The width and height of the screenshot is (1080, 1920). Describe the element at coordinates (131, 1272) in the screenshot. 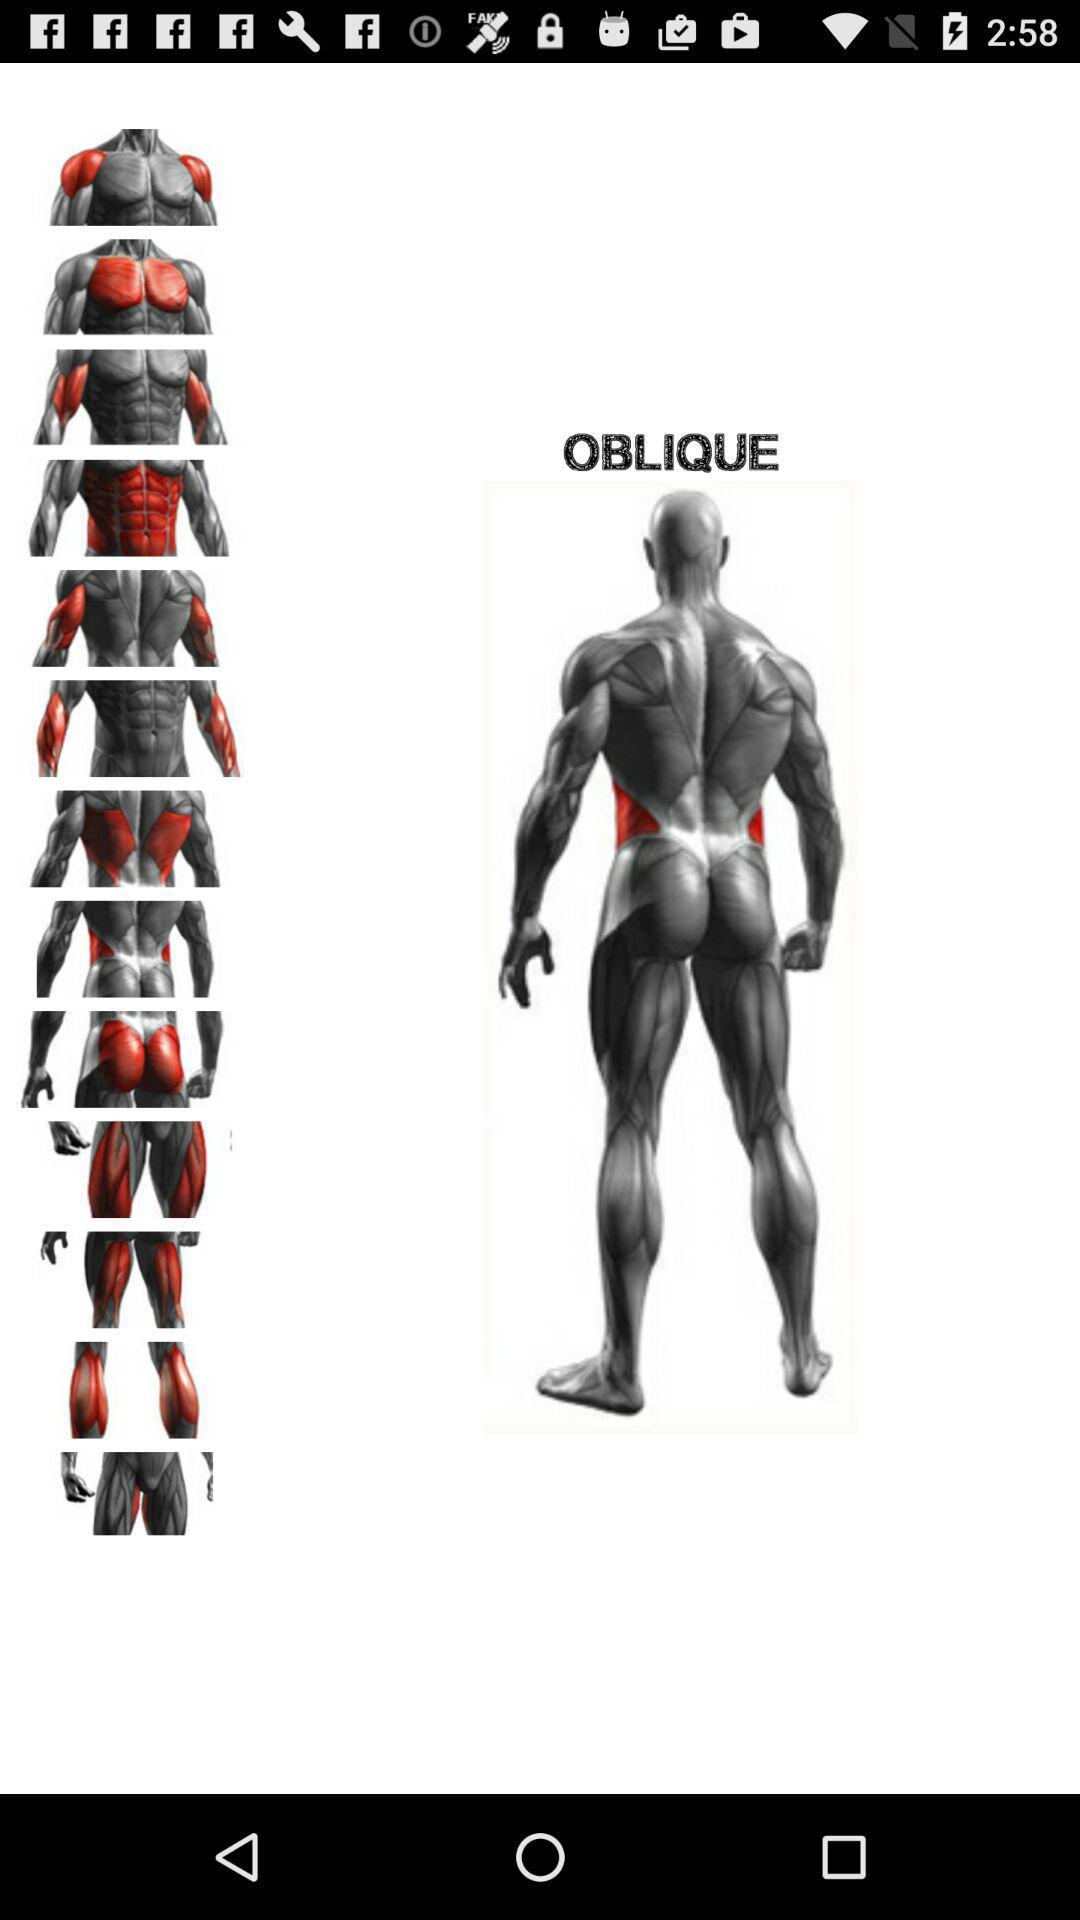

I see `animation` at that location.